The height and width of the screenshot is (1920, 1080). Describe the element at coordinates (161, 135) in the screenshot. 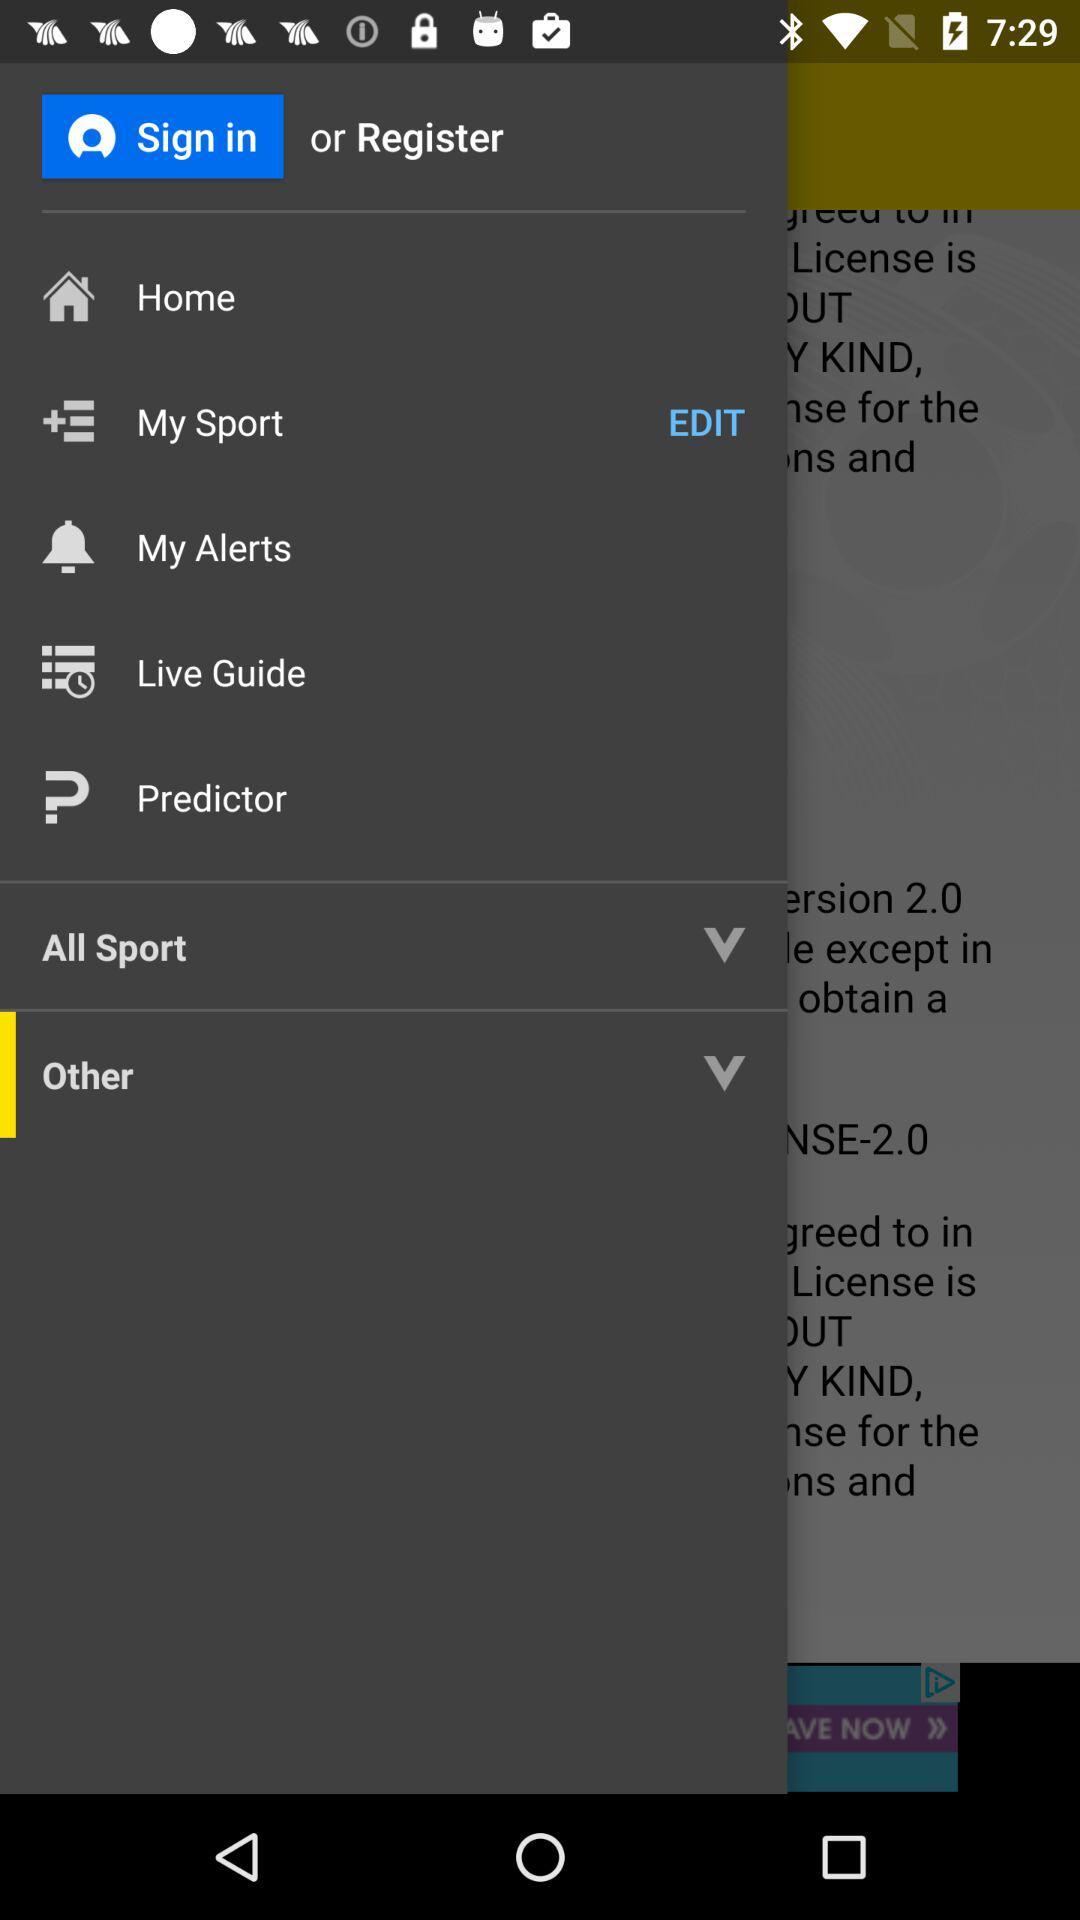

I see `the item next to or` at that location.